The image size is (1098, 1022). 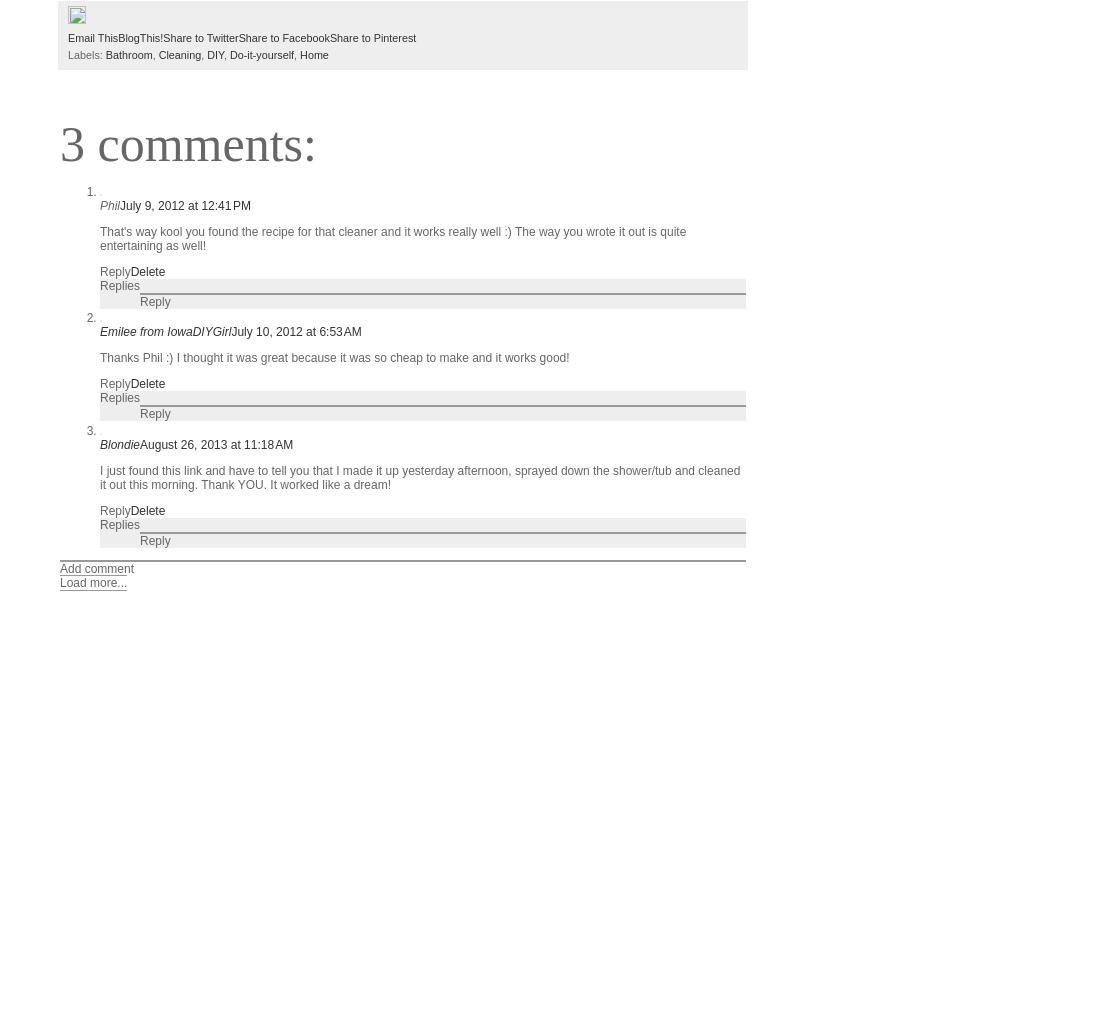 I want to click on 'Cleaning', so click(x=179, y=53).